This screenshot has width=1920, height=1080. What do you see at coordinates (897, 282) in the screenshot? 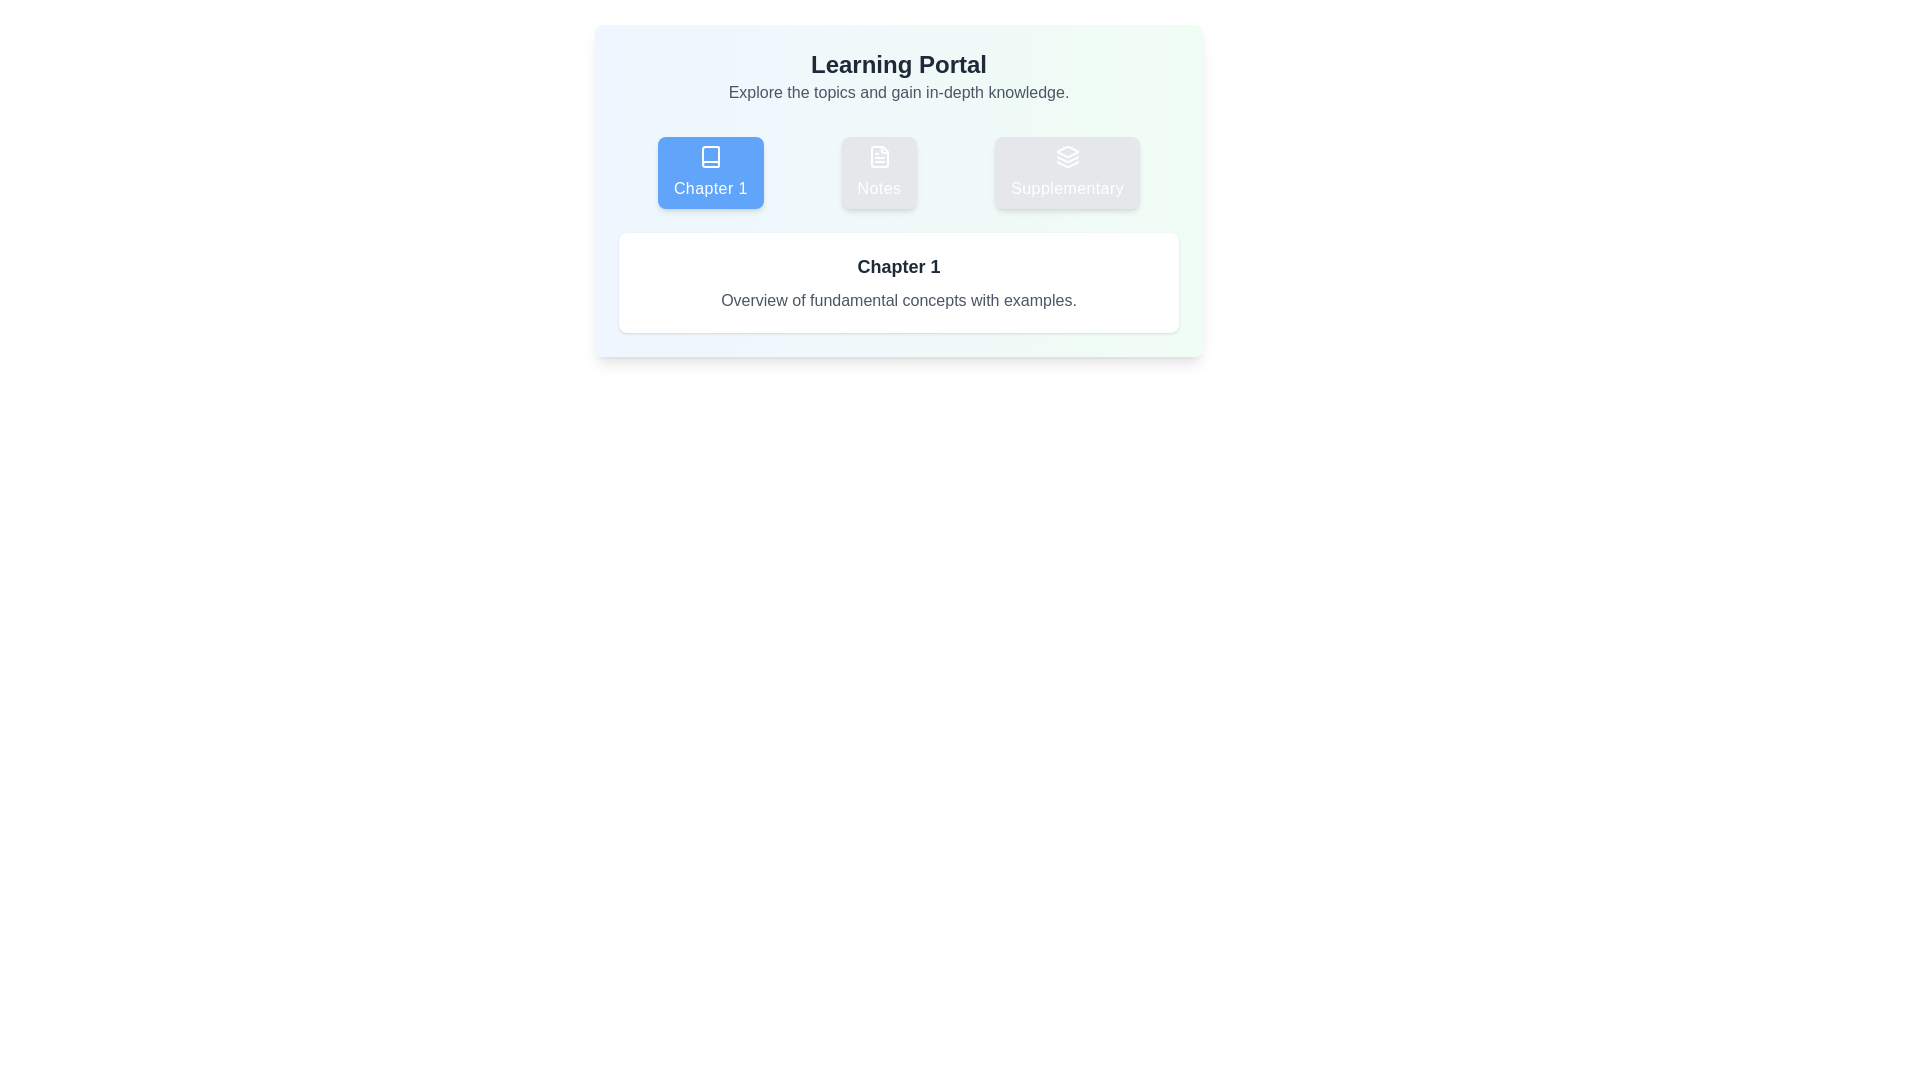
I see `the informational card that displays 'Chapter 1' in bold text and an overview of fundamental concepts beneath the 'Learning Portal' section` at bounding box center [897, 282].